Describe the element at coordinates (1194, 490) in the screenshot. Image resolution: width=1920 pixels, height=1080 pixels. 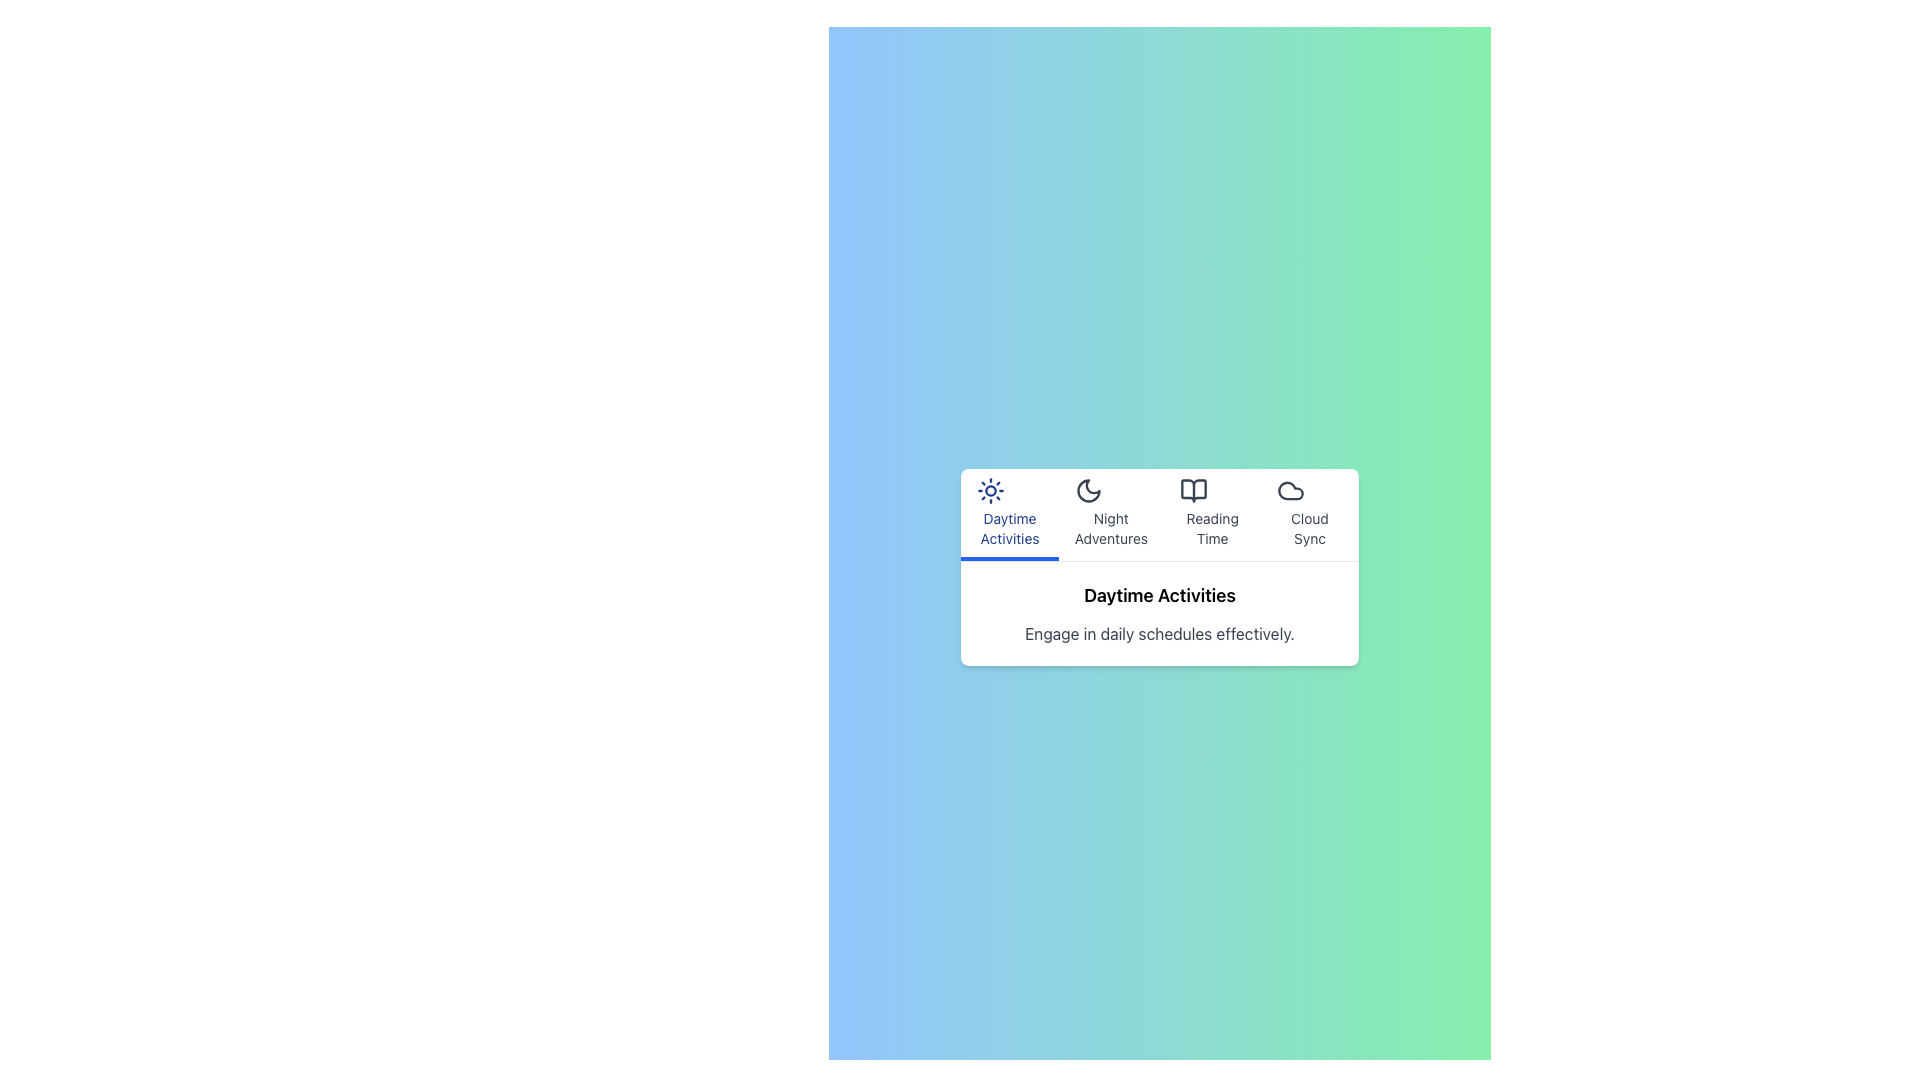
I see `the 'Reading Time' icon, which is an open book icon with a minimalistic outline style` at that location.